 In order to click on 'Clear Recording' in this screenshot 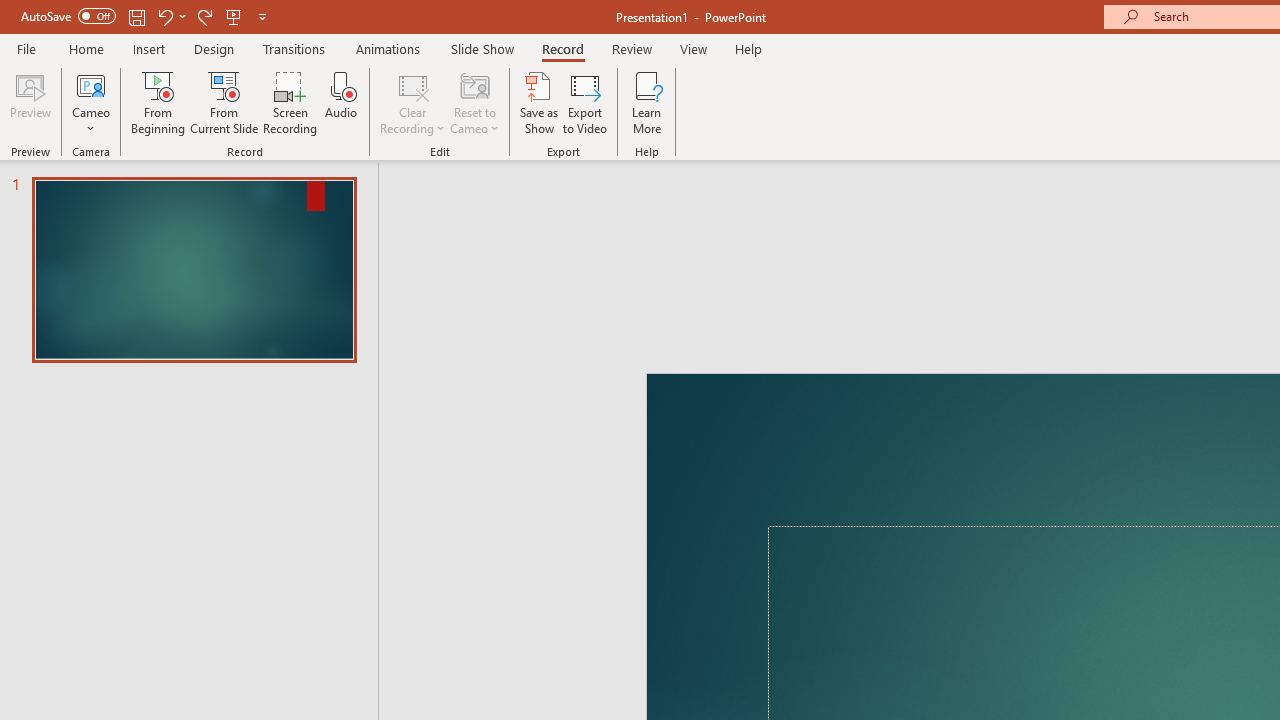, I will do `click(411, 103)`.